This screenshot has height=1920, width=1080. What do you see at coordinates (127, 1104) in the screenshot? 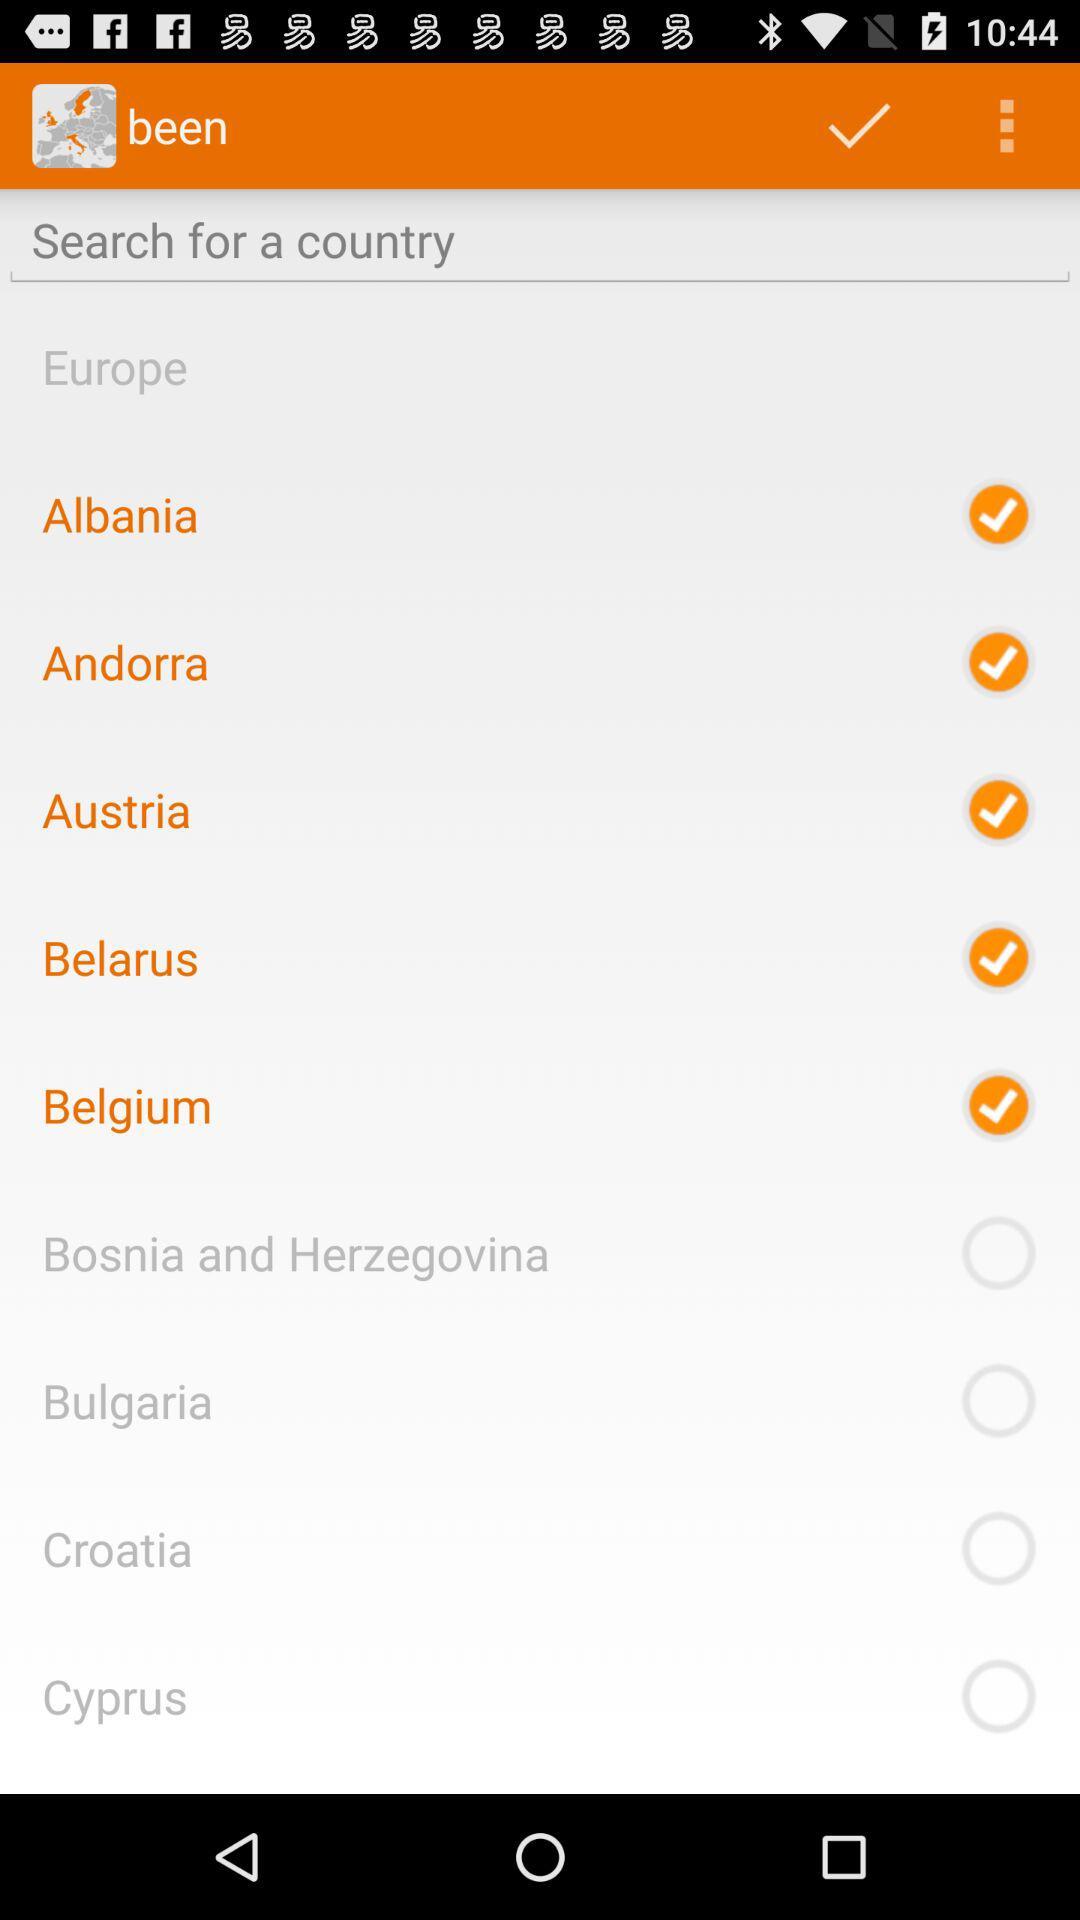
I see `the icon below belarus icon` at bounding box center [127, 1104].